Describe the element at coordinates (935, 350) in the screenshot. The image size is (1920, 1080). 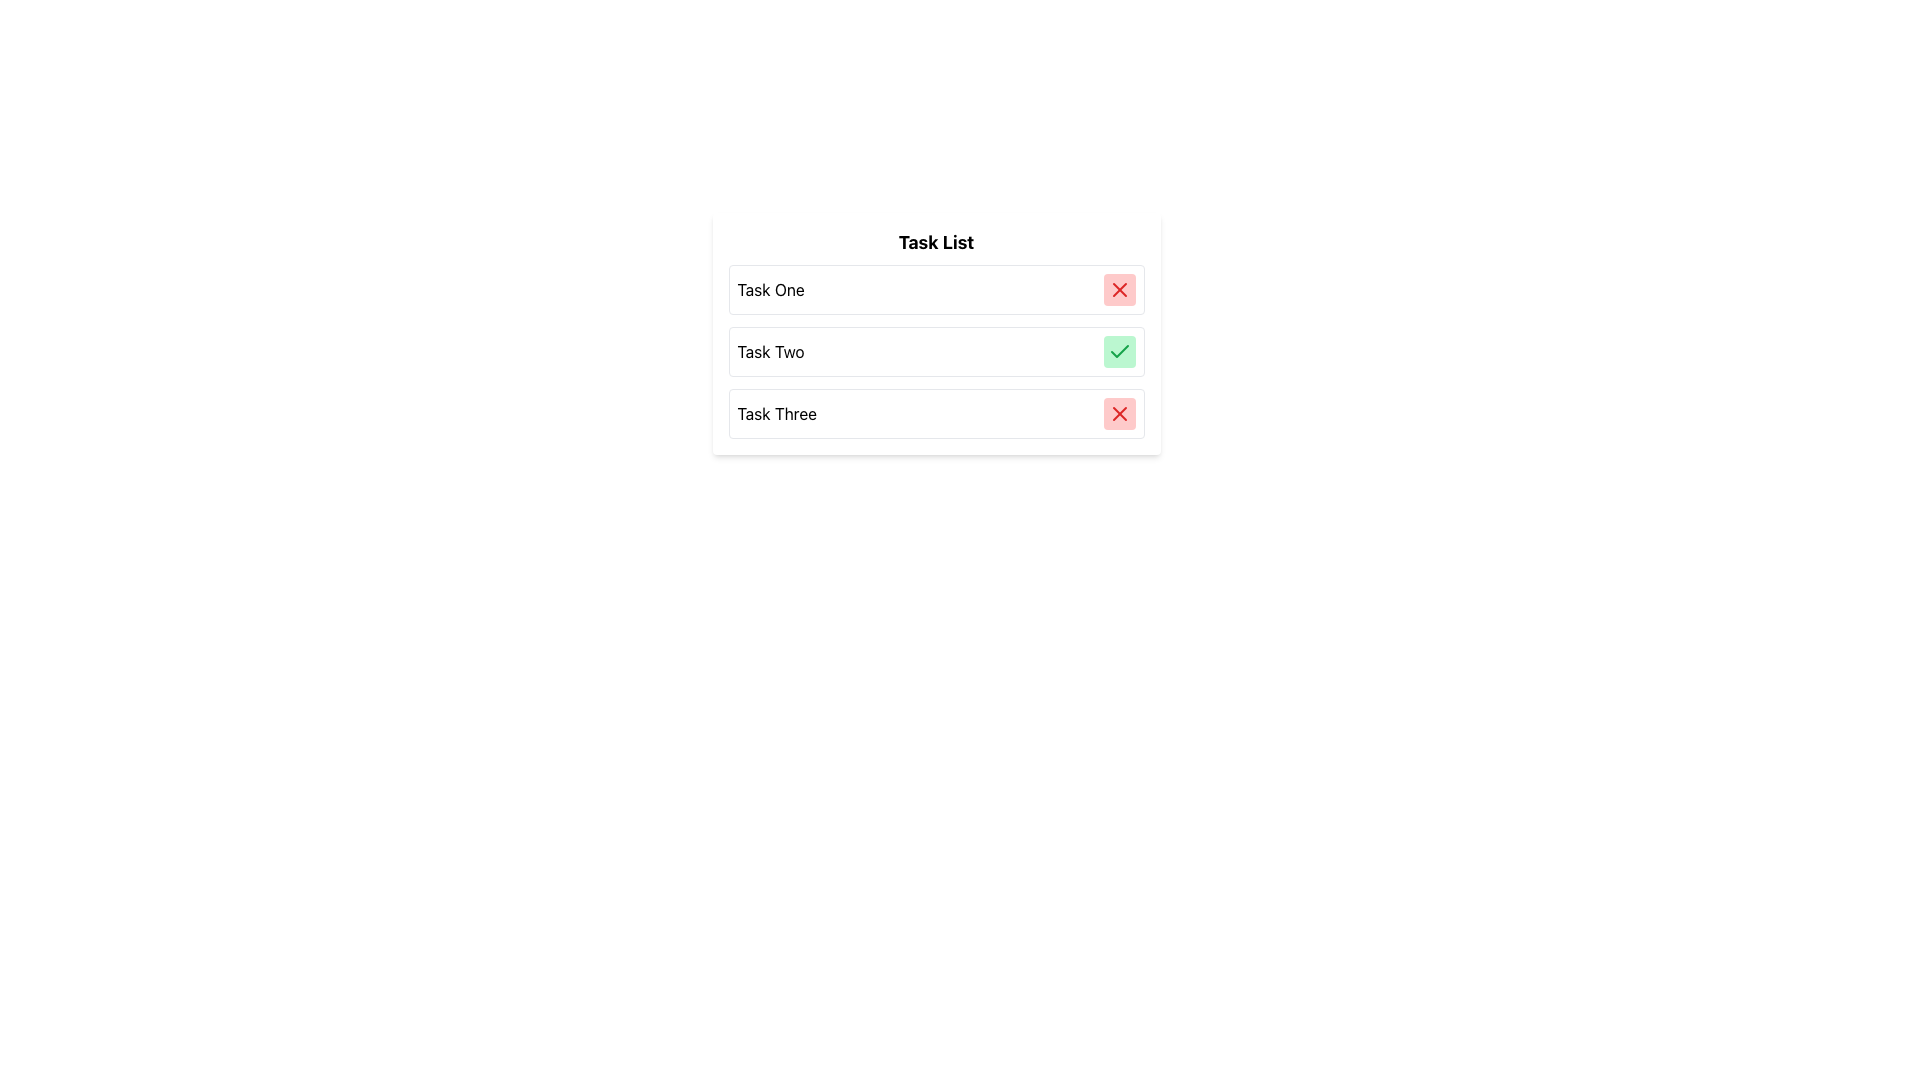
I see `the second list item labeled 'Task Two' in the task management interface` at that location.